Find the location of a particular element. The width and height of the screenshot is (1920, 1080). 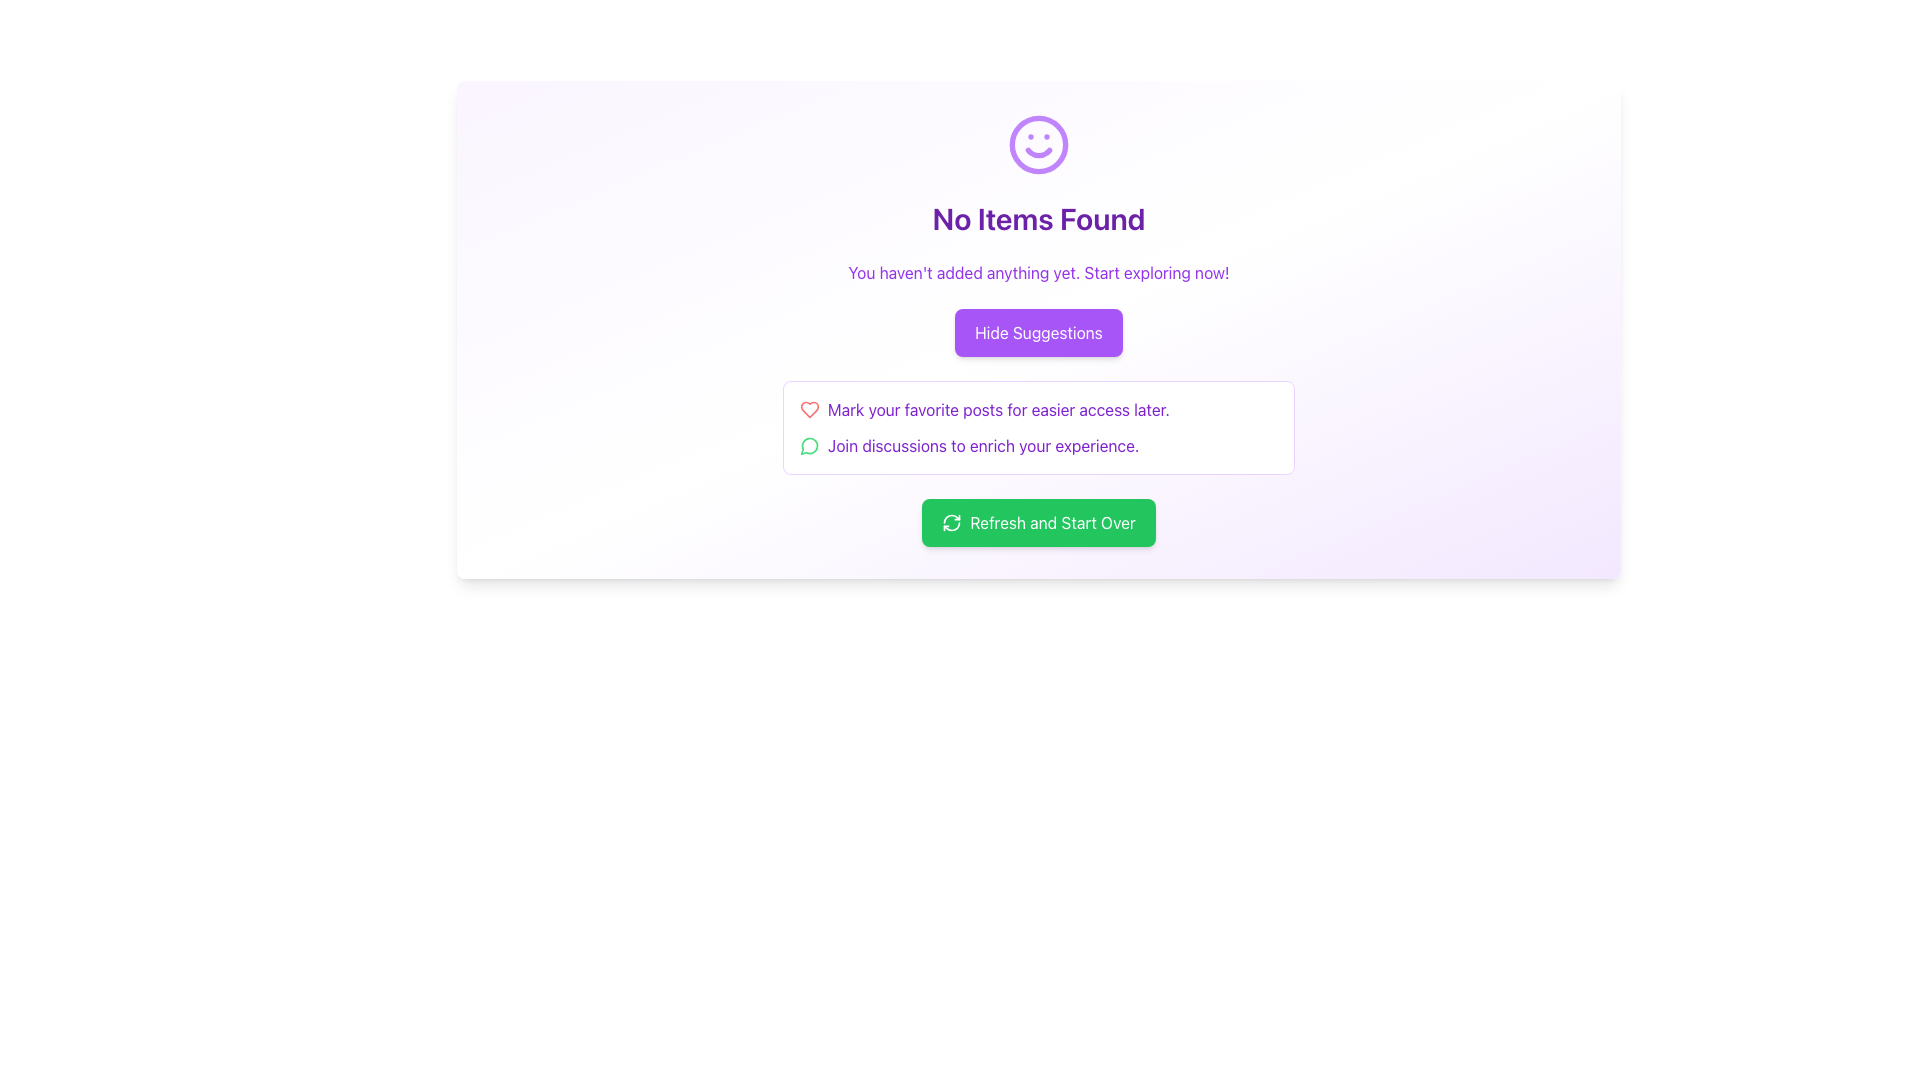

the label indicating that no items are currently available, located beneath the smiley icon and above the subtitle 'You haven't added anything yet.' is located at coordinates (1038, 219).